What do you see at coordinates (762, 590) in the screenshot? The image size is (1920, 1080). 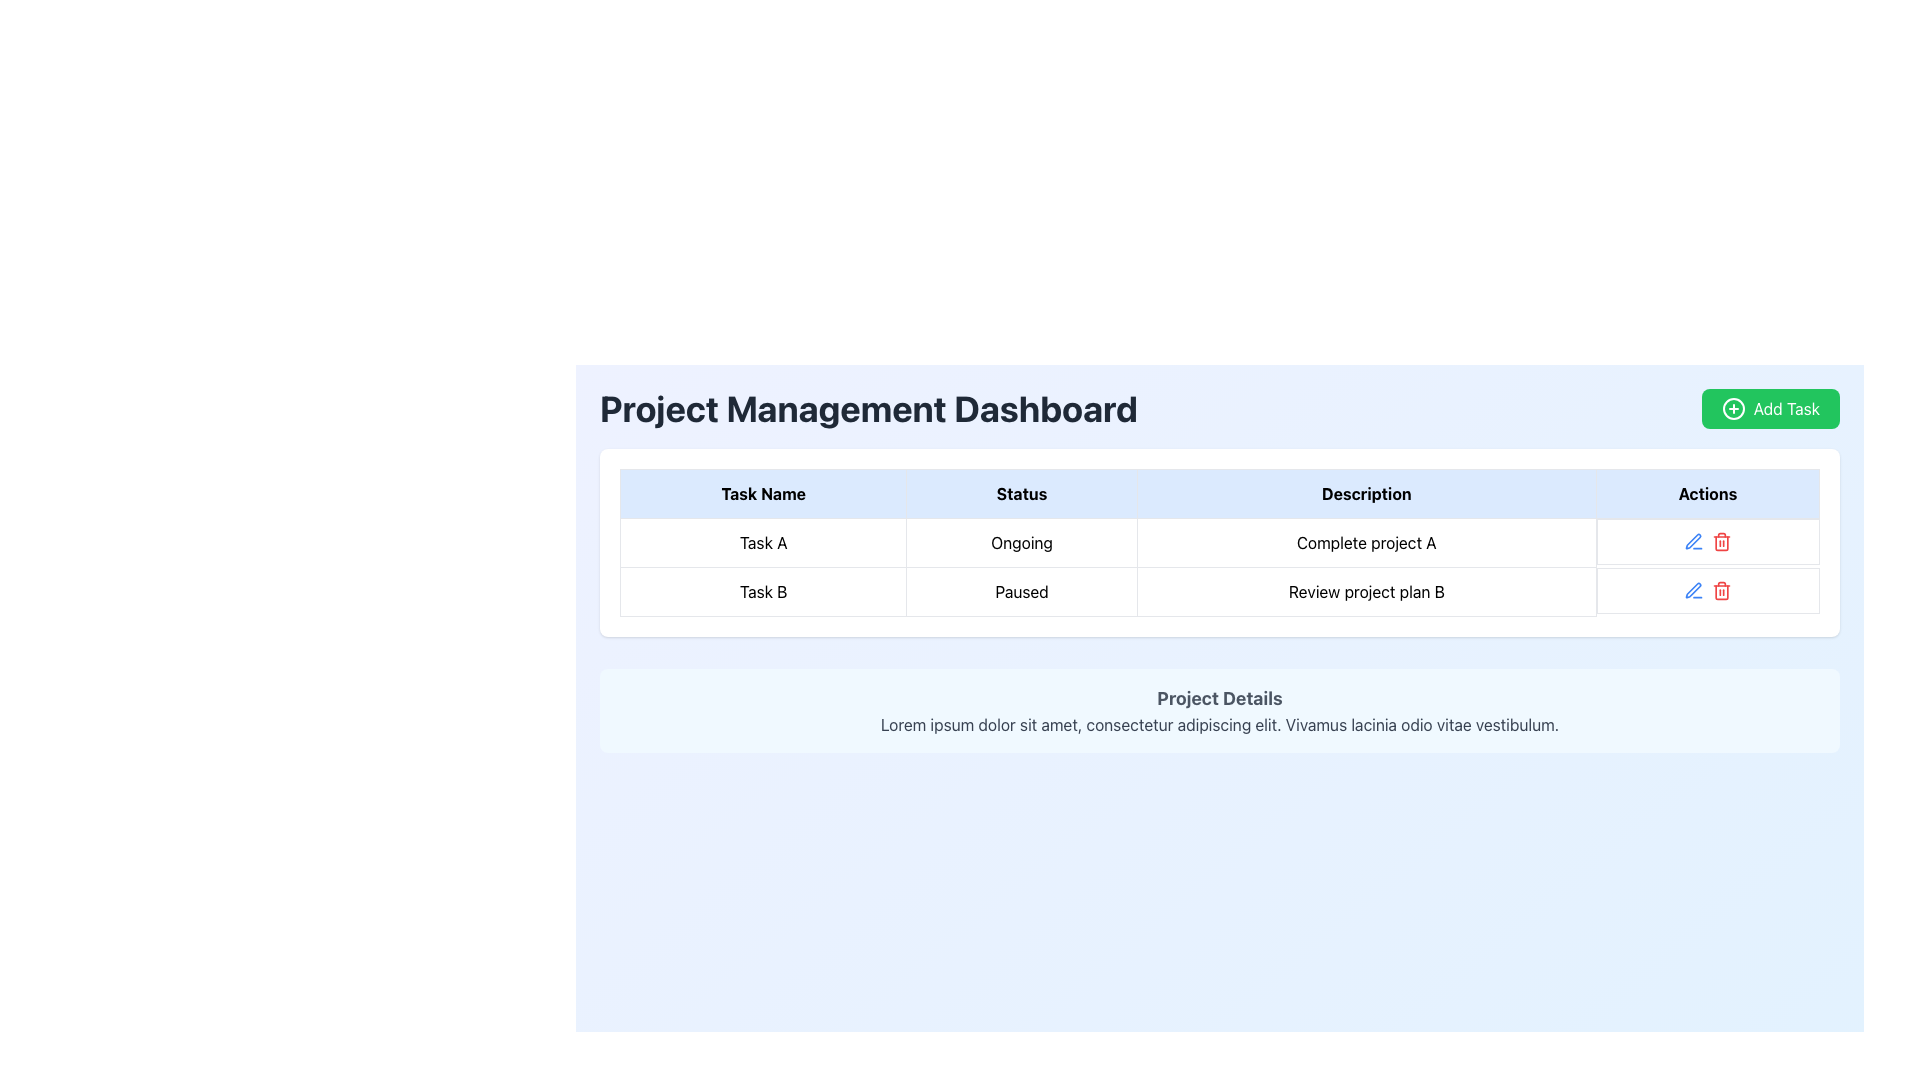 I see `the text label displaying 'Task B' with a border, which is located in the second row under the 'Task Name' column of a data table` at bounding box center [762, 590].